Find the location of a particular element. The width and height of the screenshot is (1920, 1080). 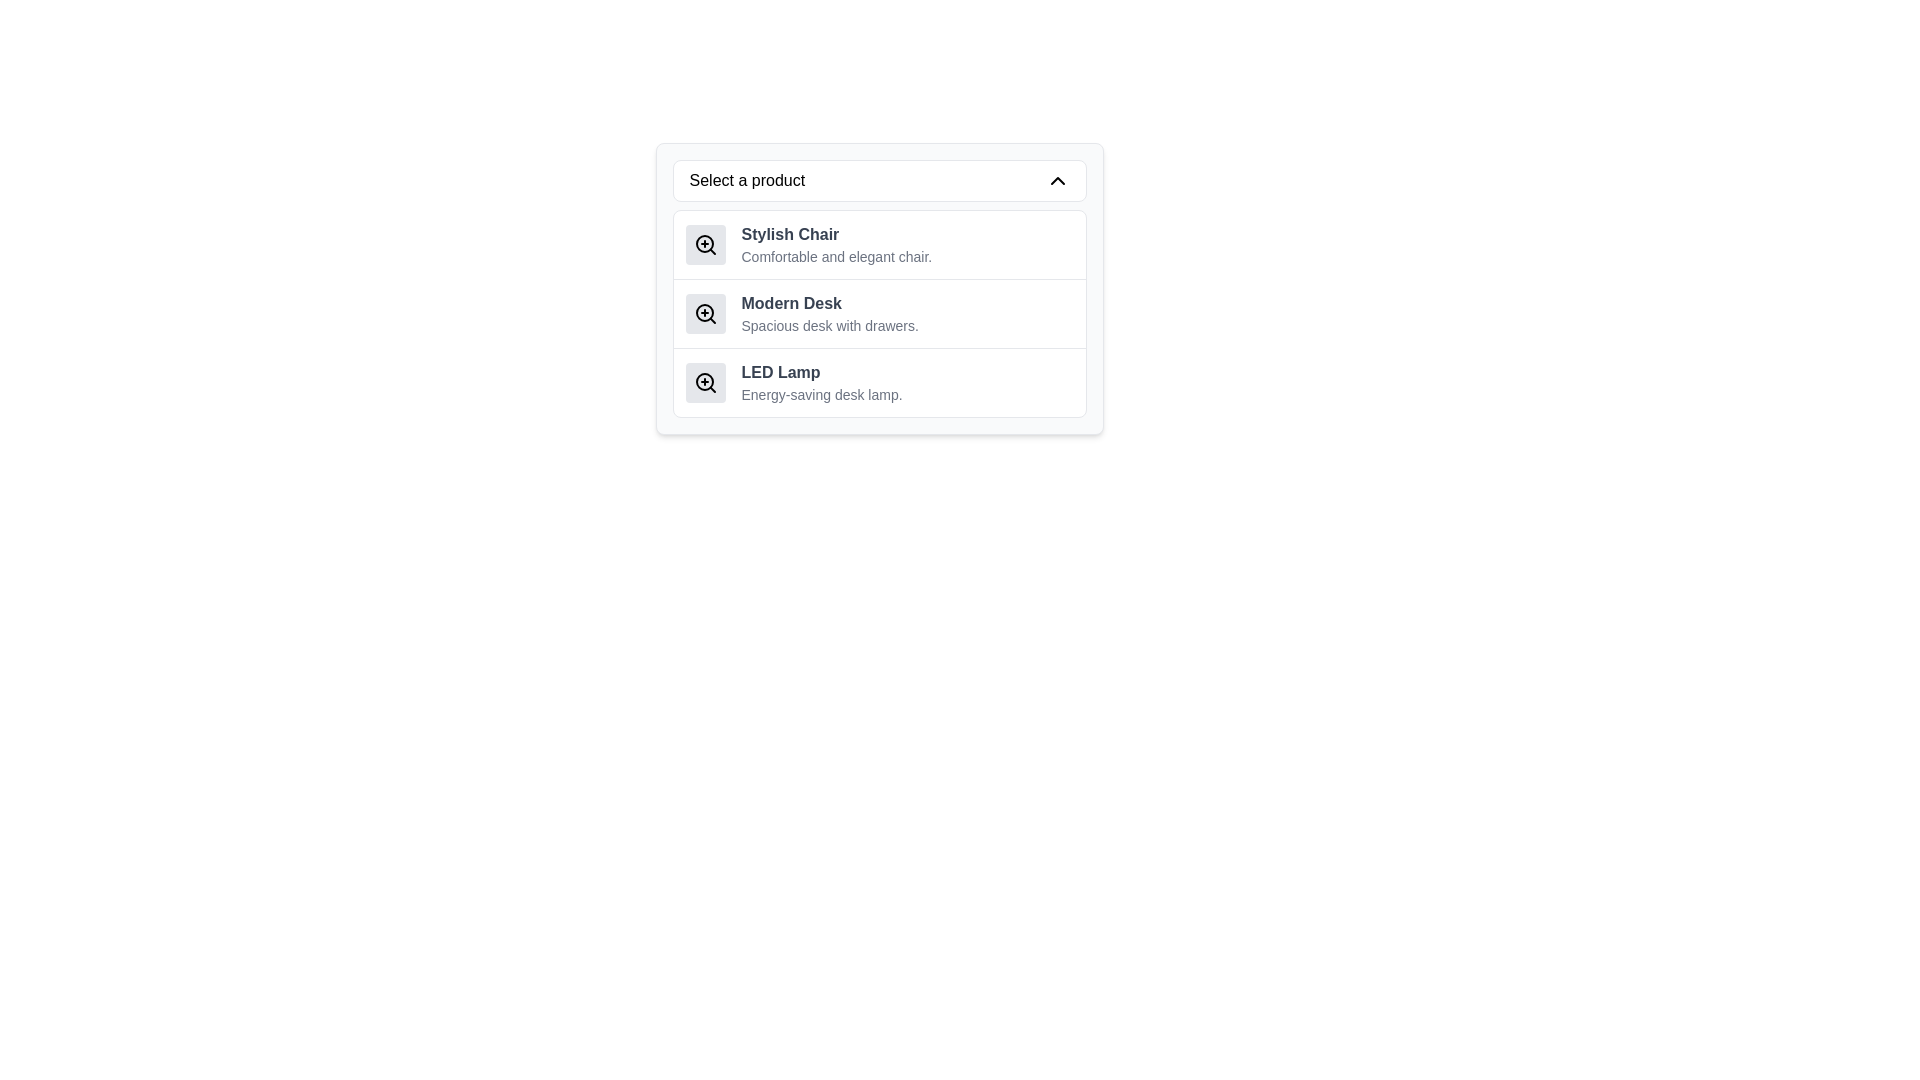

the static information label that describes 'Energy-saving desk lamp', located under the bold text 'LED Lamp' in the dropdown menu for product selection is located at coordinates (821, 394).